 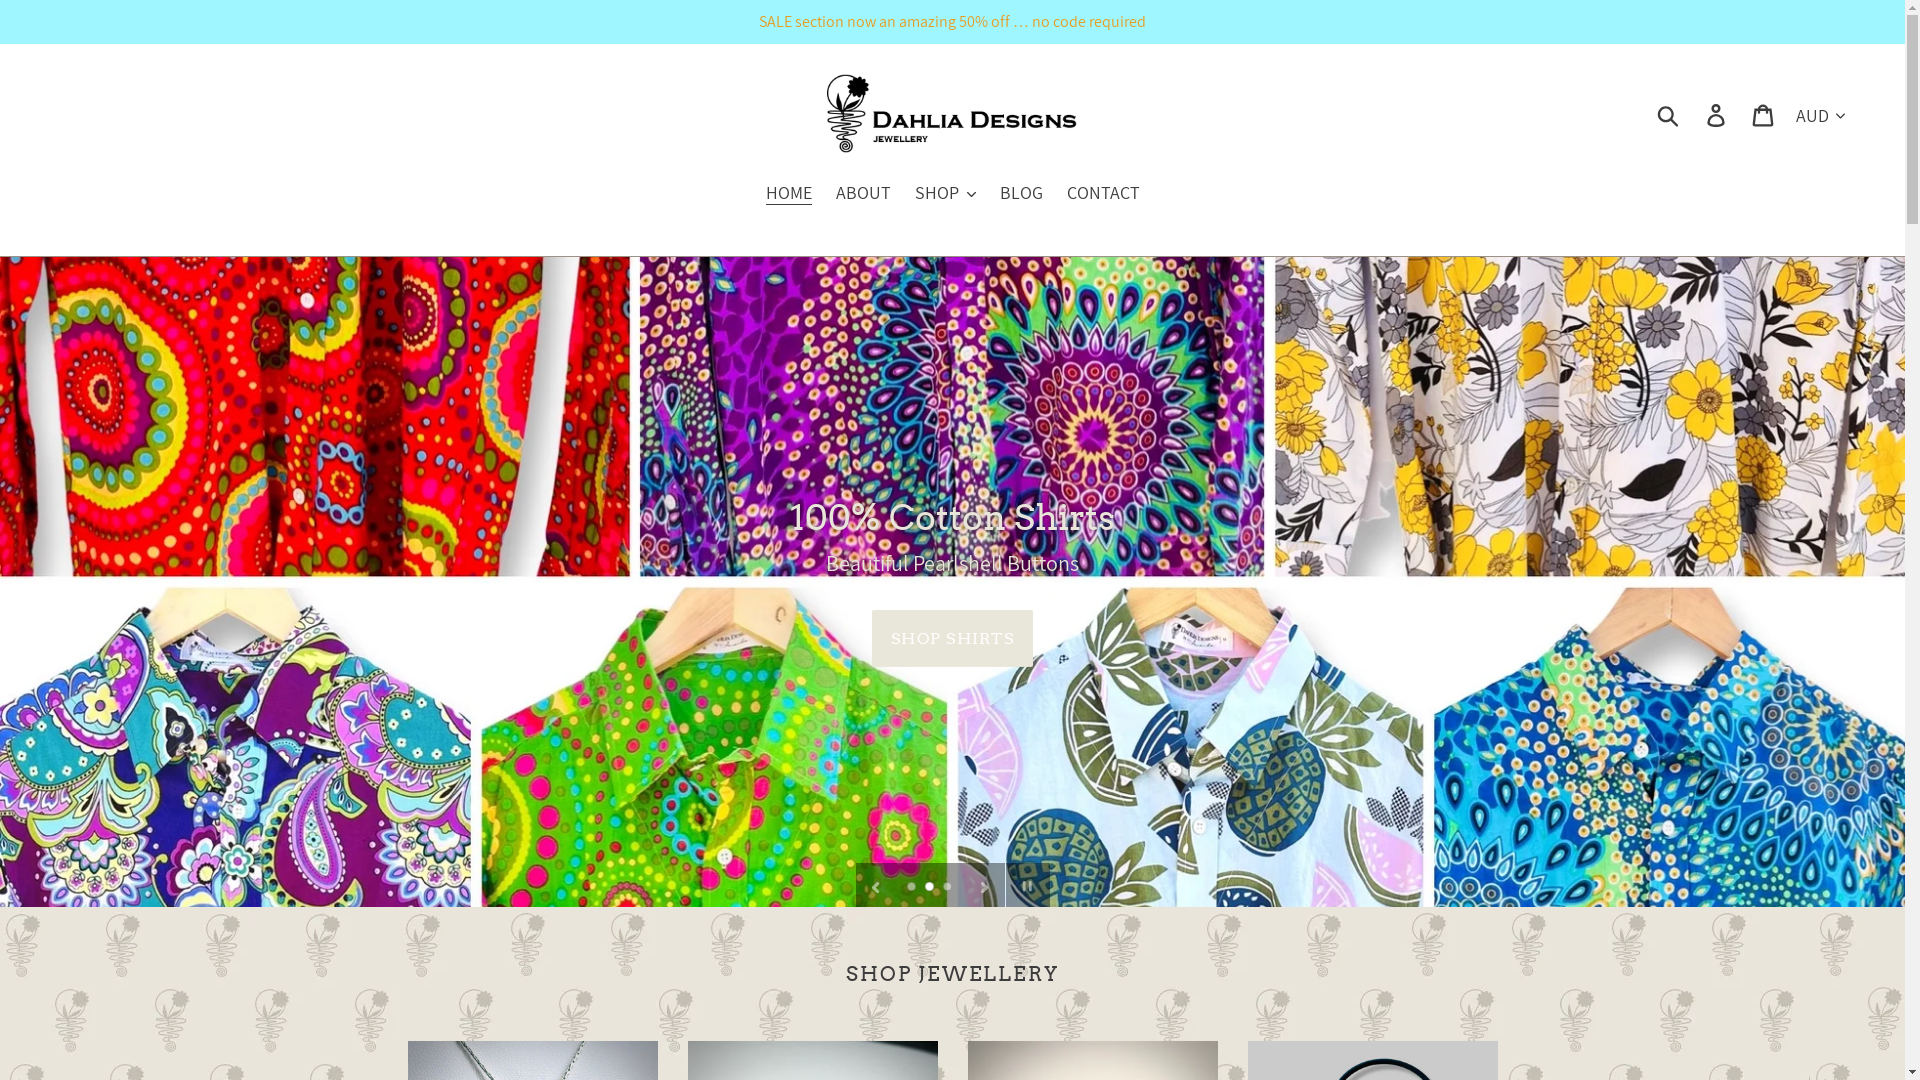 I want to click on 'Cart', so click(x=1764, y=113).